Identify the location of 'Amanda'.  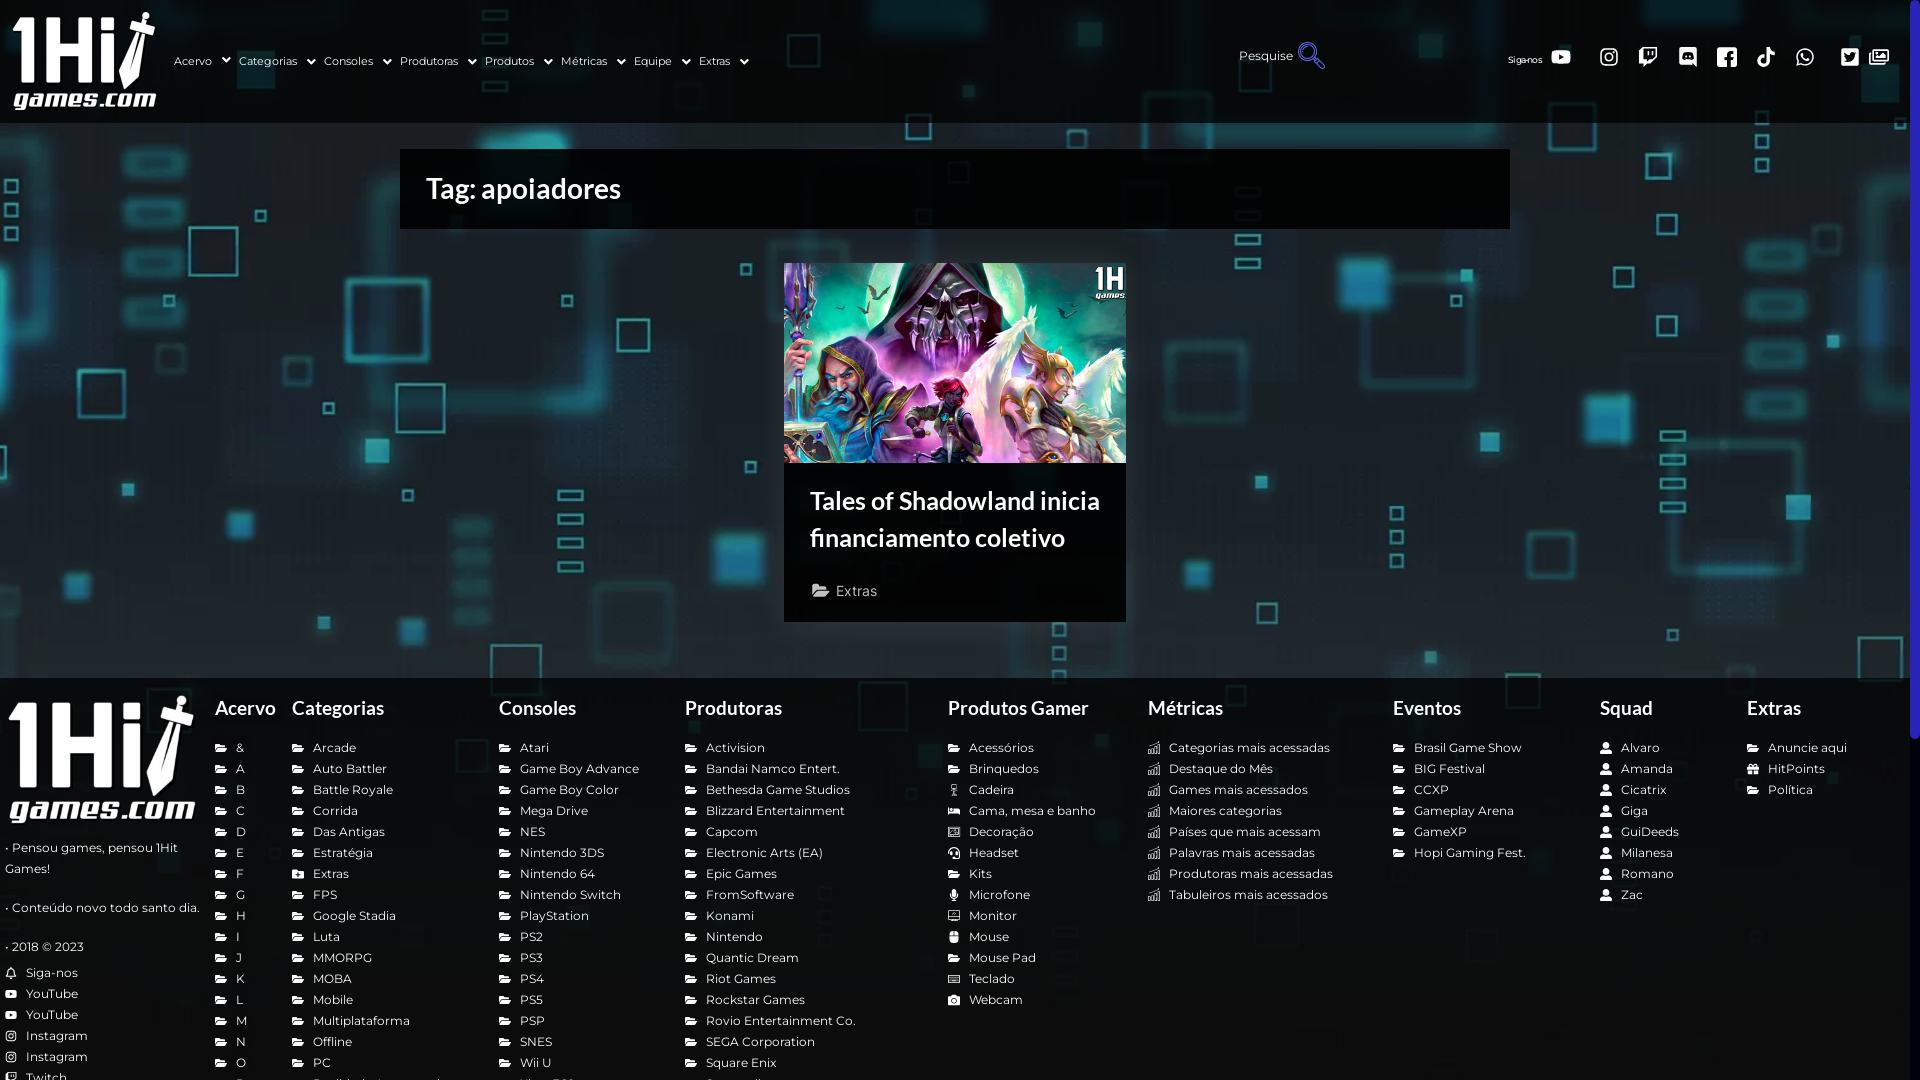
(1663, 767).